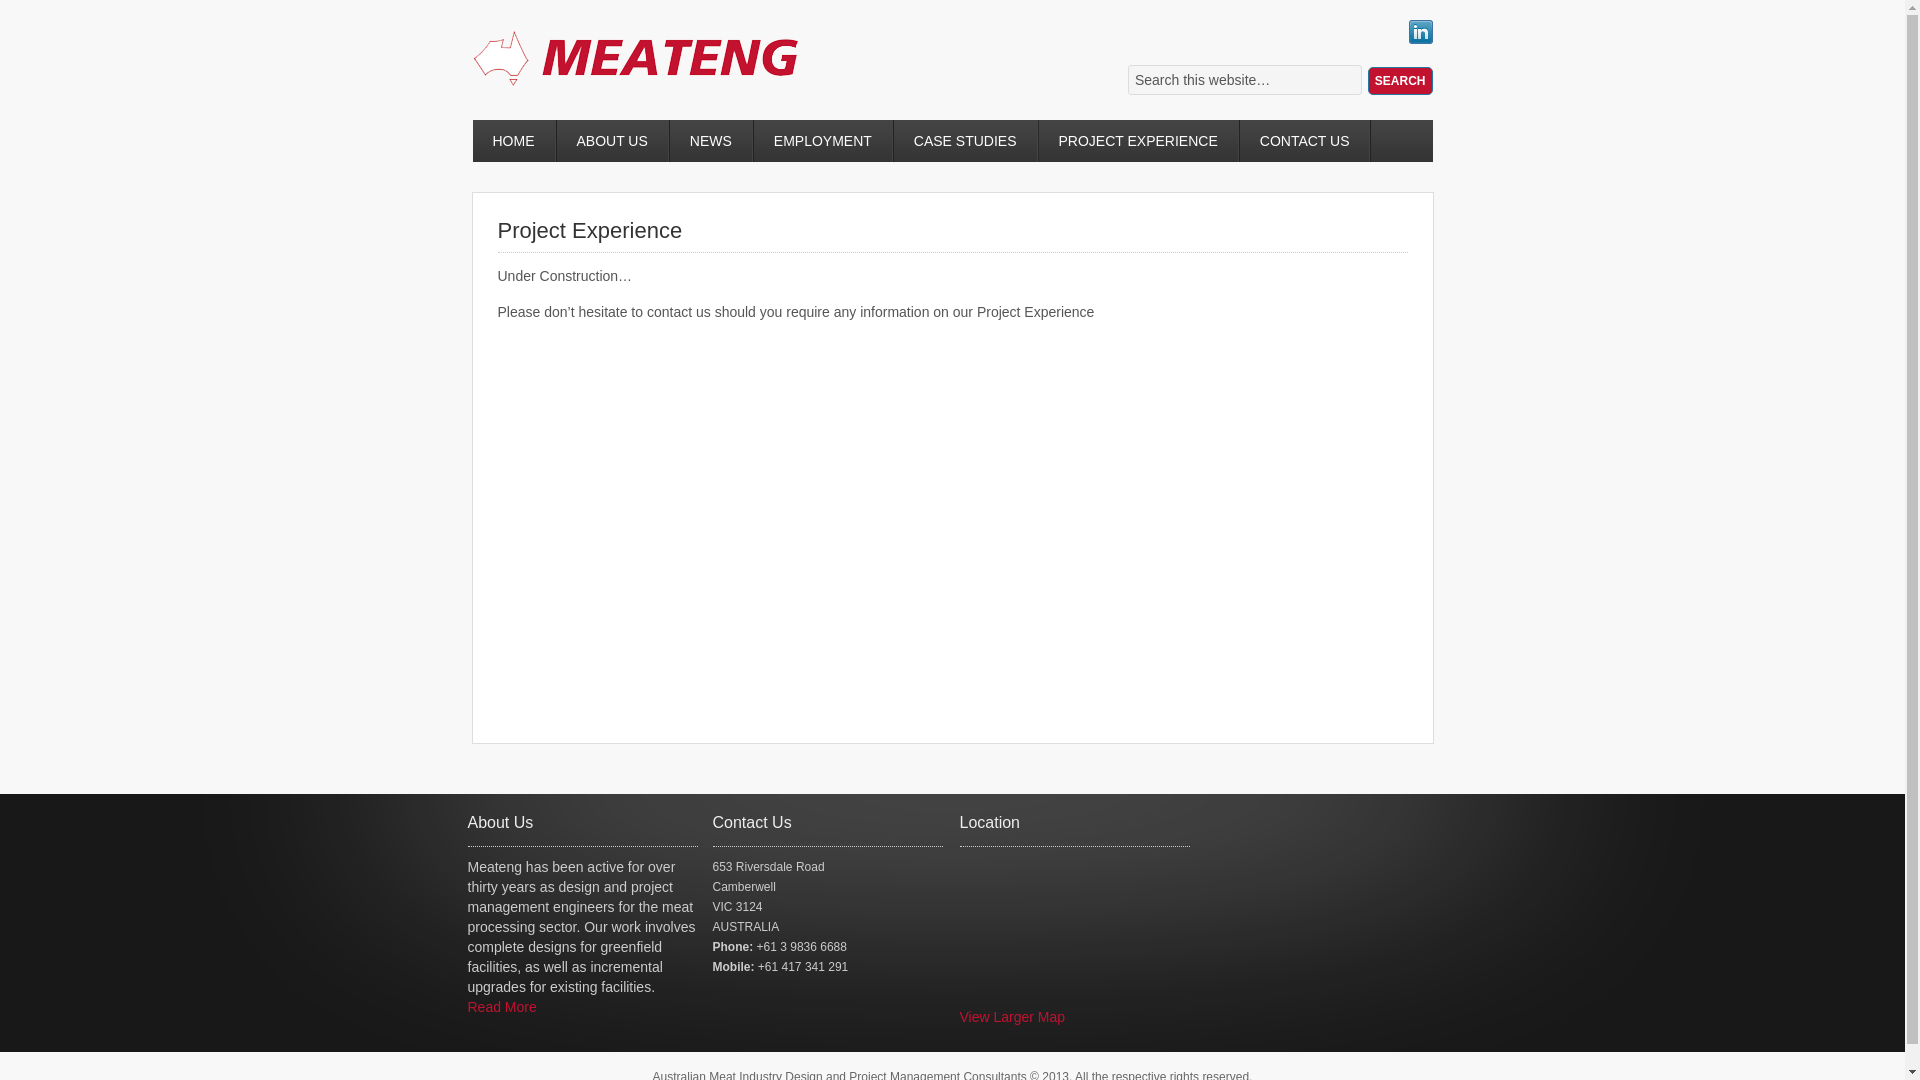 Image resolution: width=1920 pixels, height=1080 pixels. I want to click on 'ABOUT US', so click(611, 140).